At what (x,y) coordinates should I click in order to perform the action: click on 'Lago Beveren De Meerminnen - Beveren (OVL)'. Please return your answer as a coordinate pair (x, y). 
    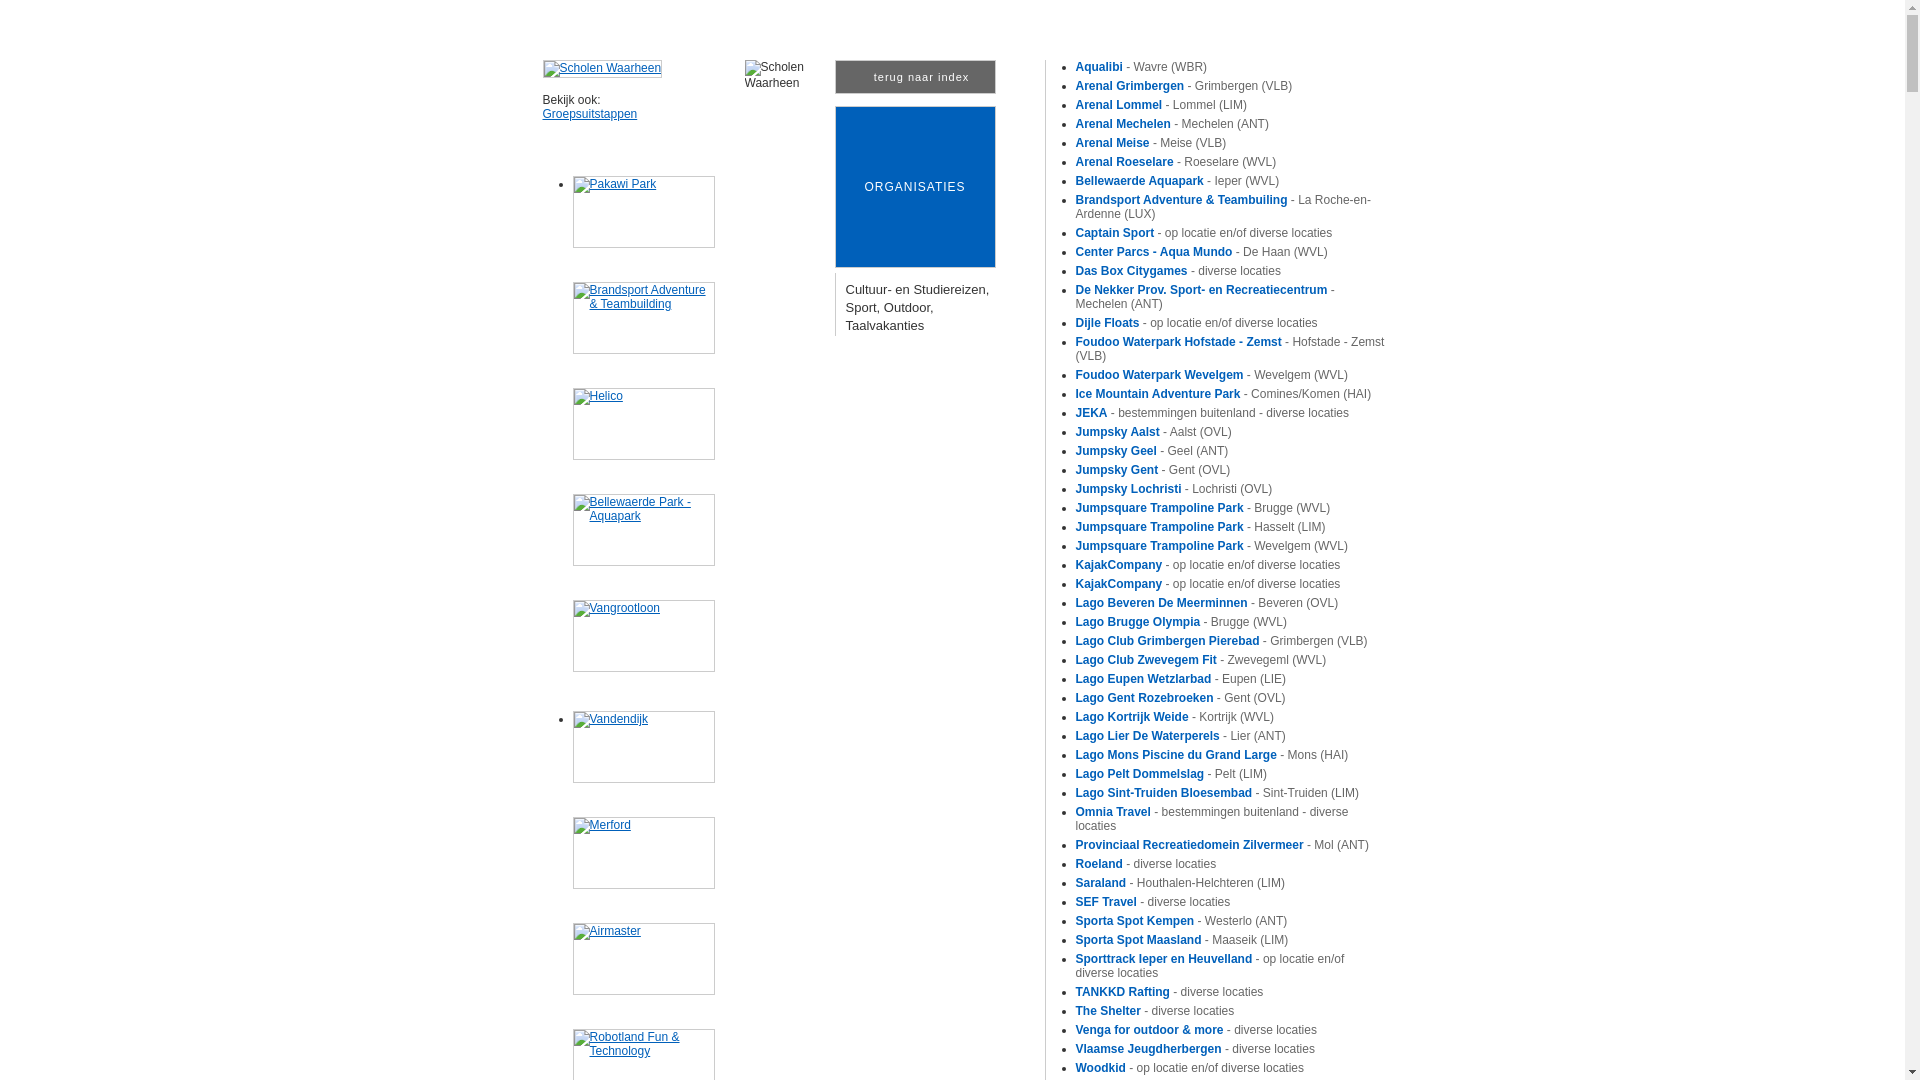
    Looking at the image, I should click on (1206, 601).